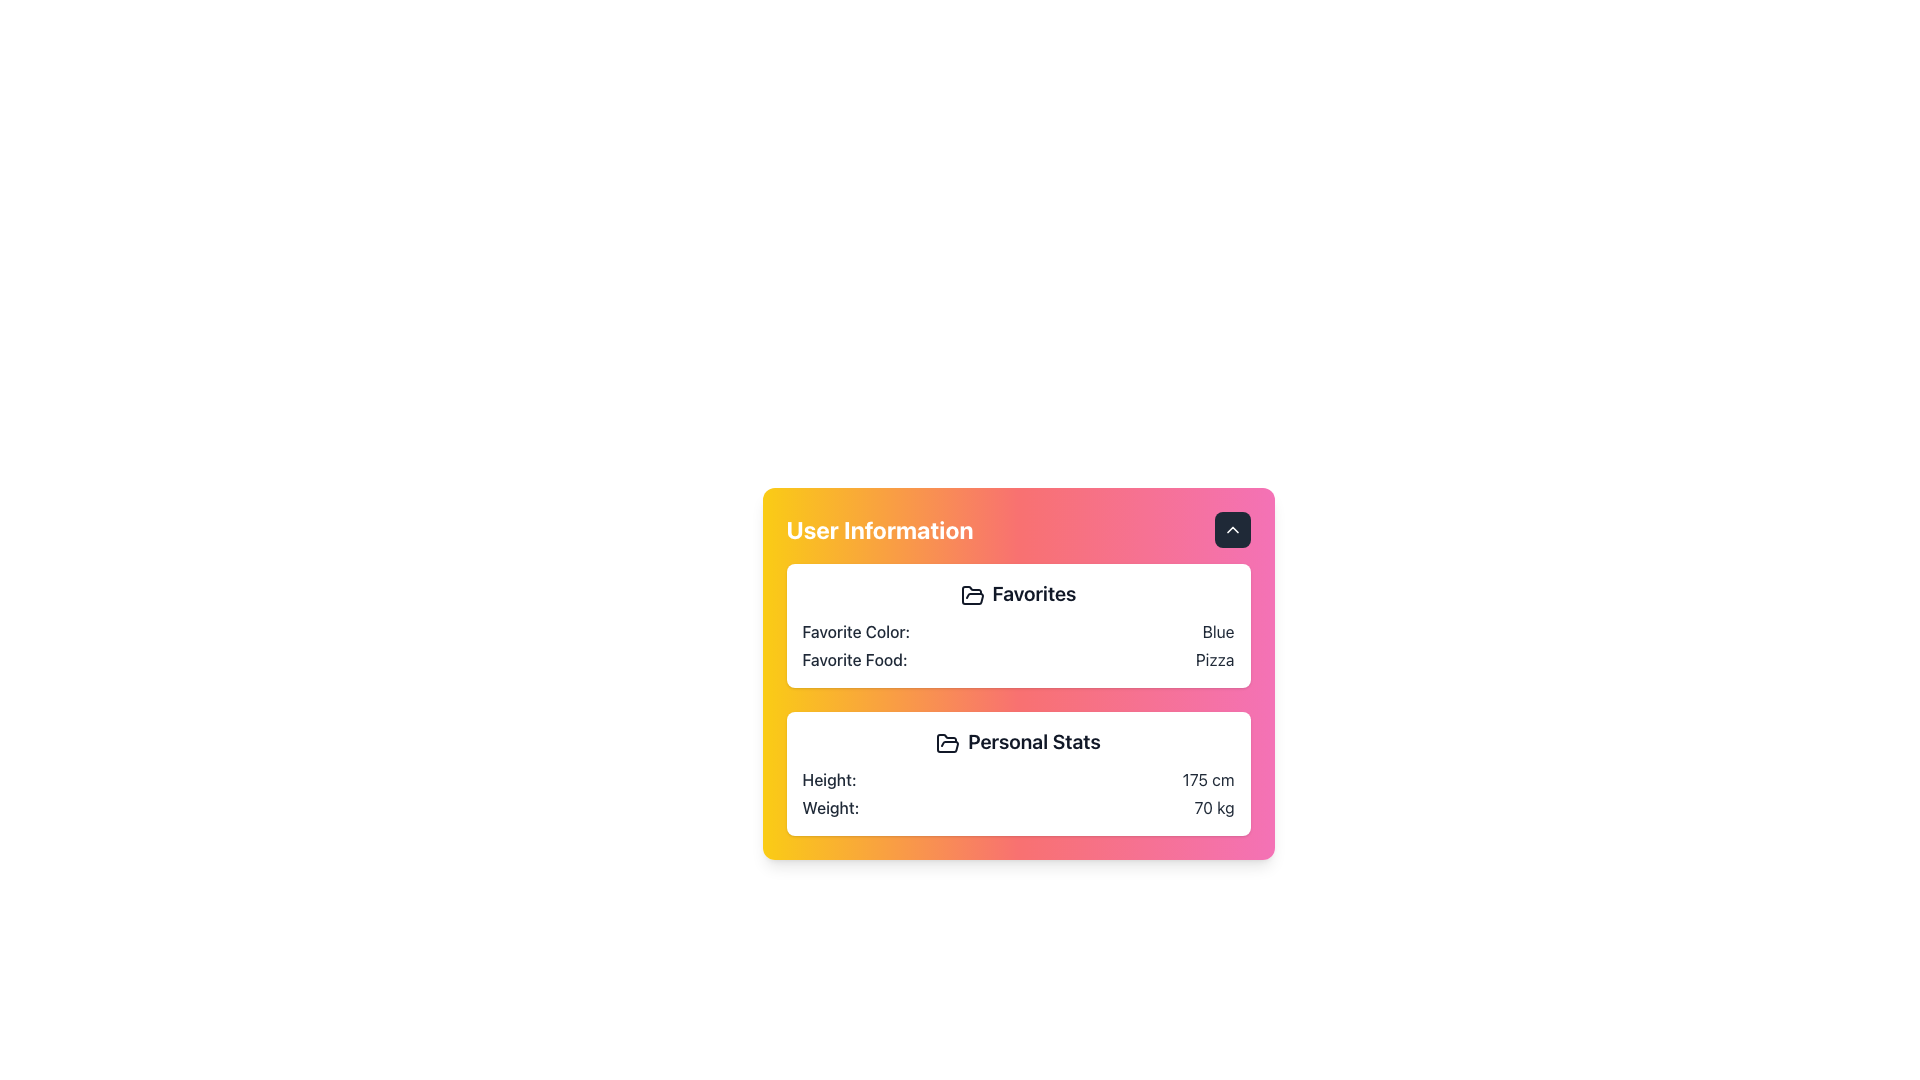  What do you see at coordinates (856, 632) in the screenshot?
I see `the 'Favorite Color:' label located in the 'Favorites' section of the user profile card` at bounding box center [856, 632].